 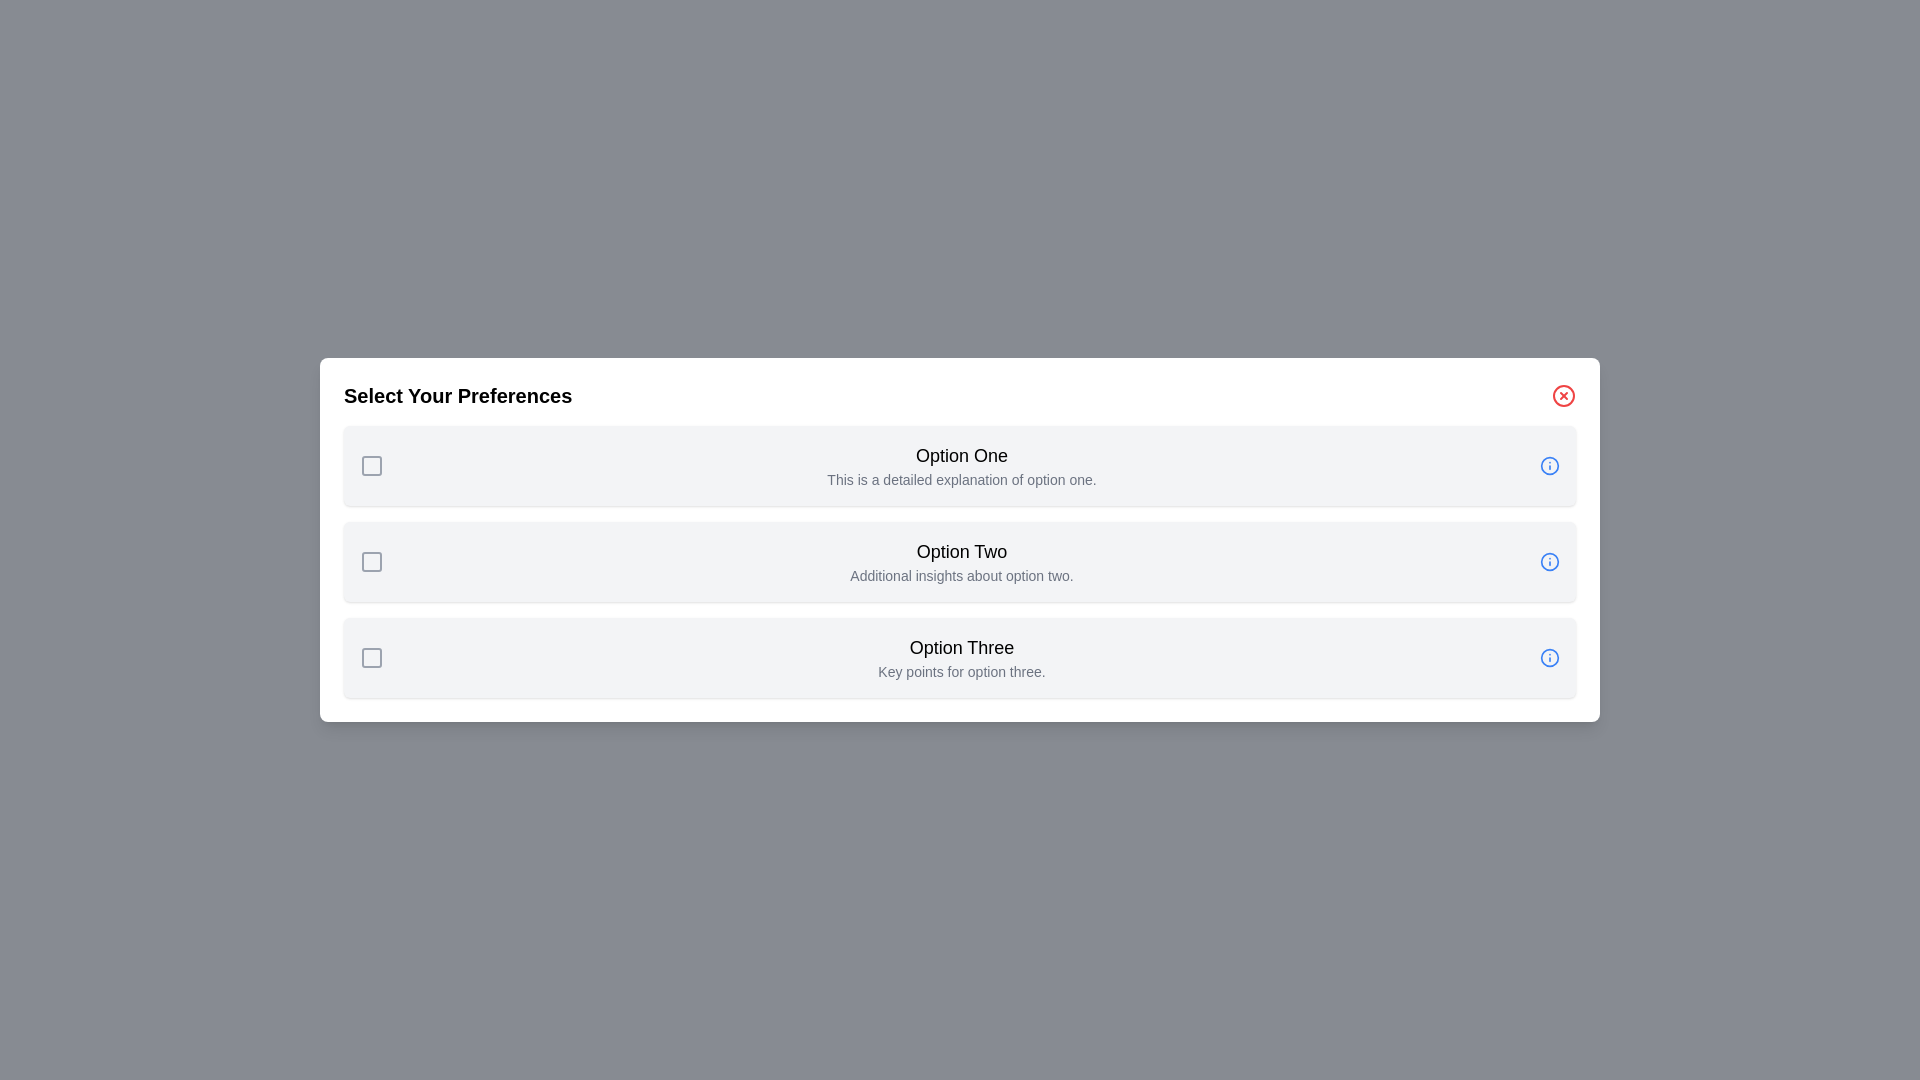 I want to click on the Text block labeled 'Option Two' which contains a title and description, styled with a larger font for the title and a smaller font for the description, positioned in the middle of a vertically stacked list of options, so click(x=961, y=562).